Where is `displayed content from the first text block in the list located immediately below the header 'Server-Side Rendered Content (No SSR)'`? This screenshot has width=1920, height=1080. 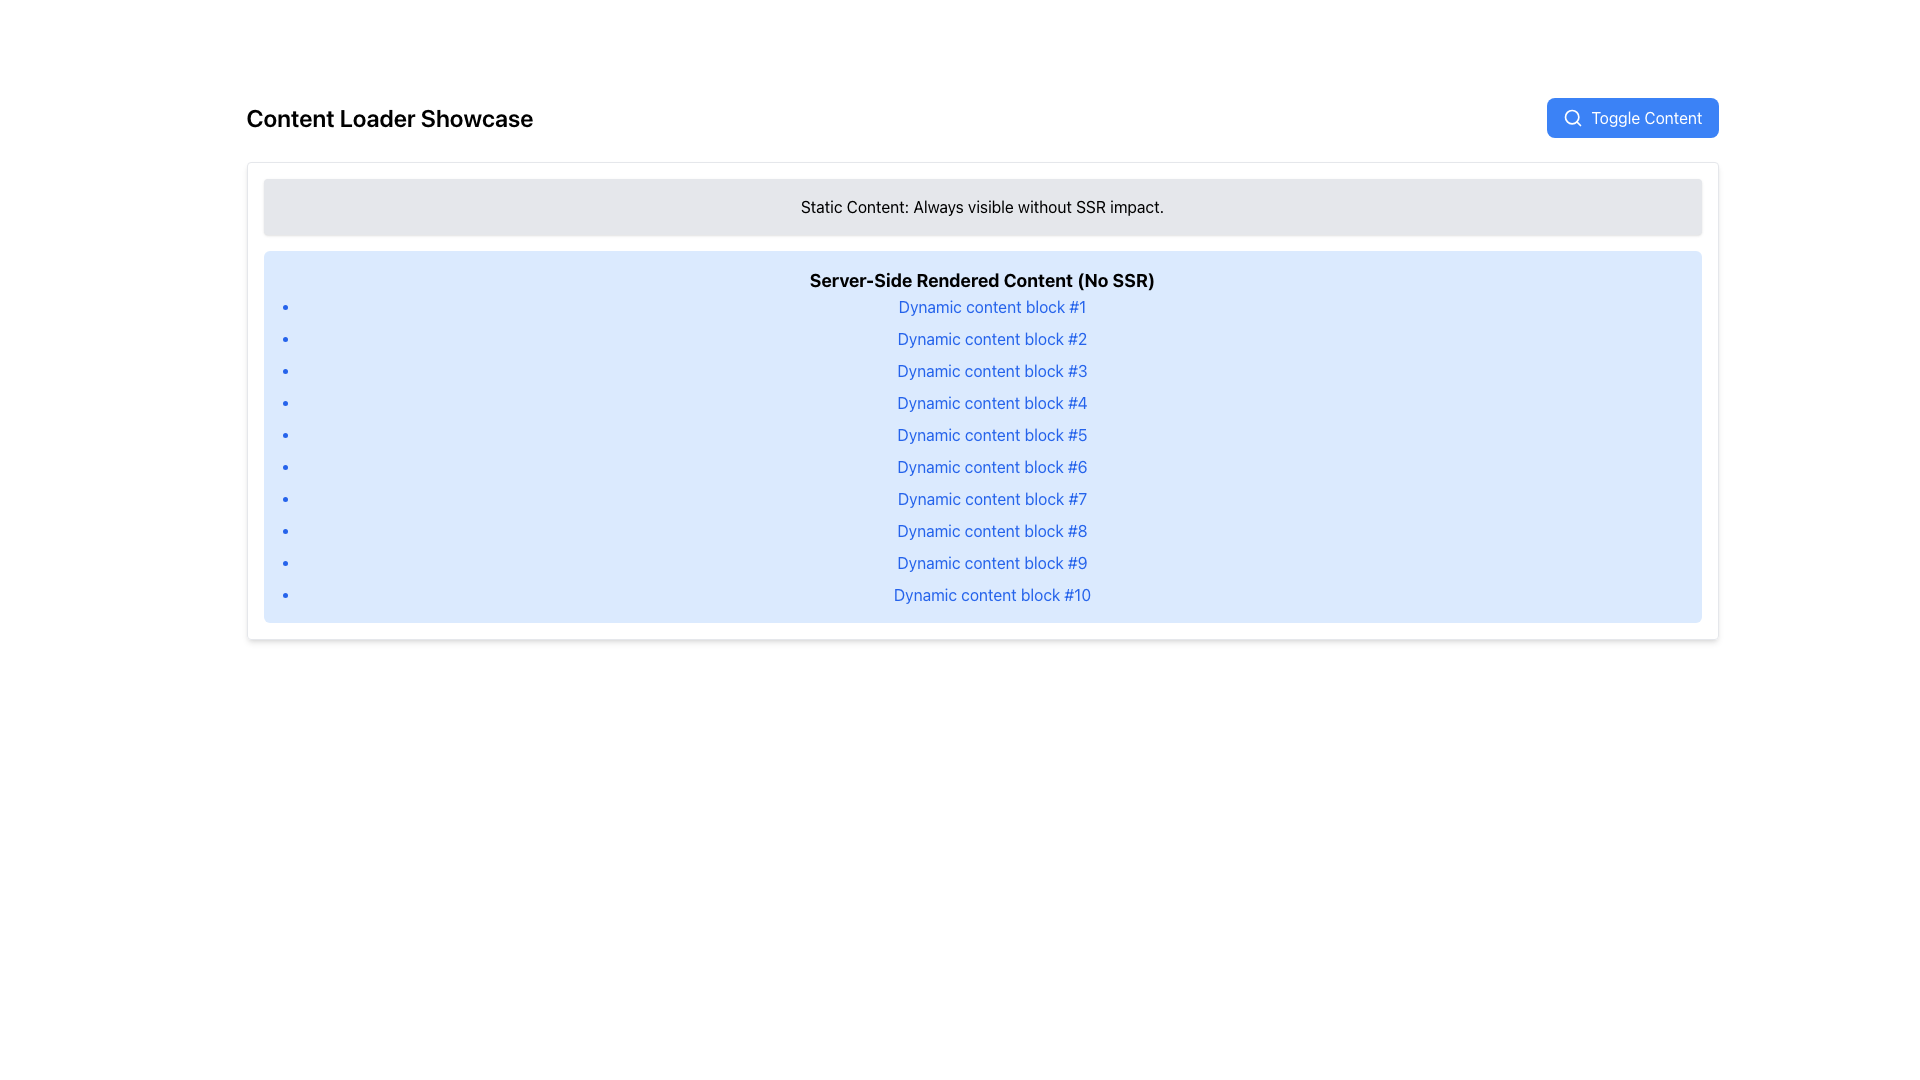 displayed content from the first text block in the list located immediately below the header 'Server-Side Rendered Content (No SSR)' is located at coordinates (992, 307).